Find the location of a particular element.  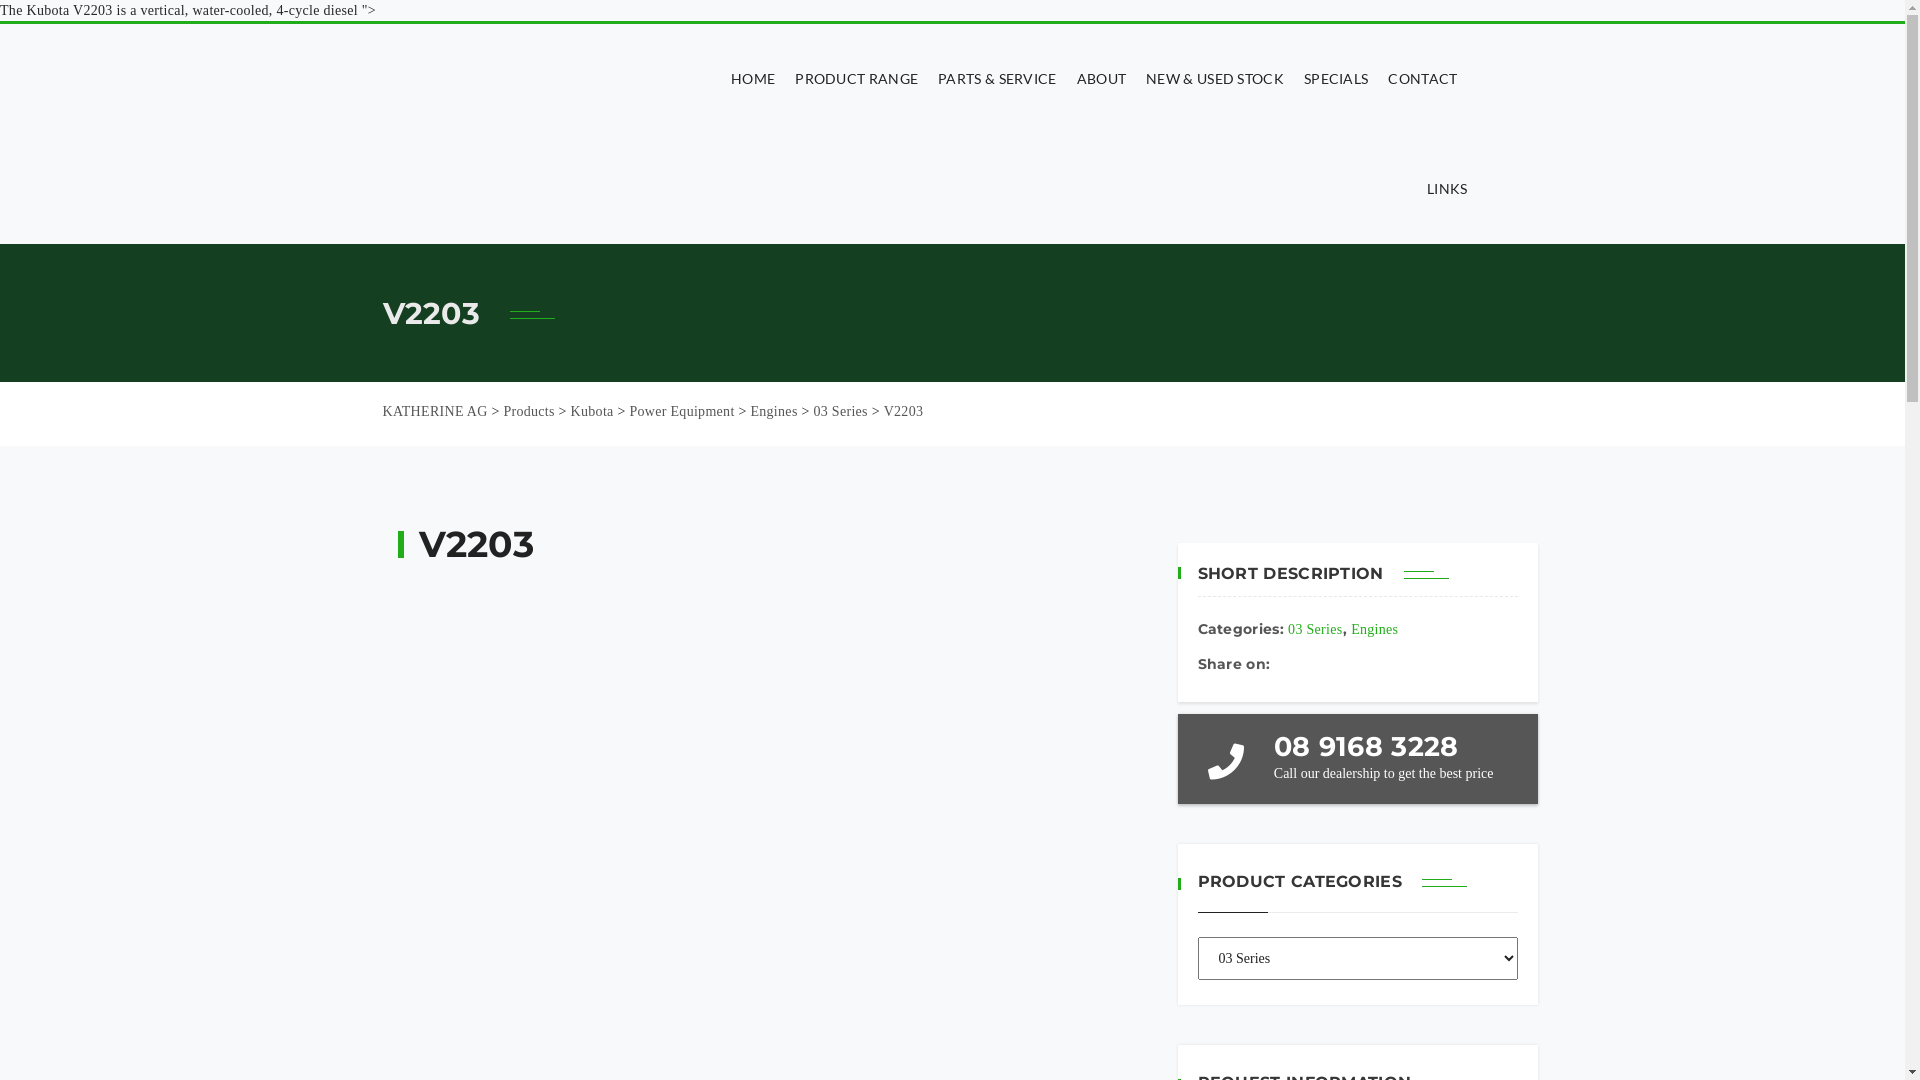

'CONTACT' is located at coordinates (1421, 77).